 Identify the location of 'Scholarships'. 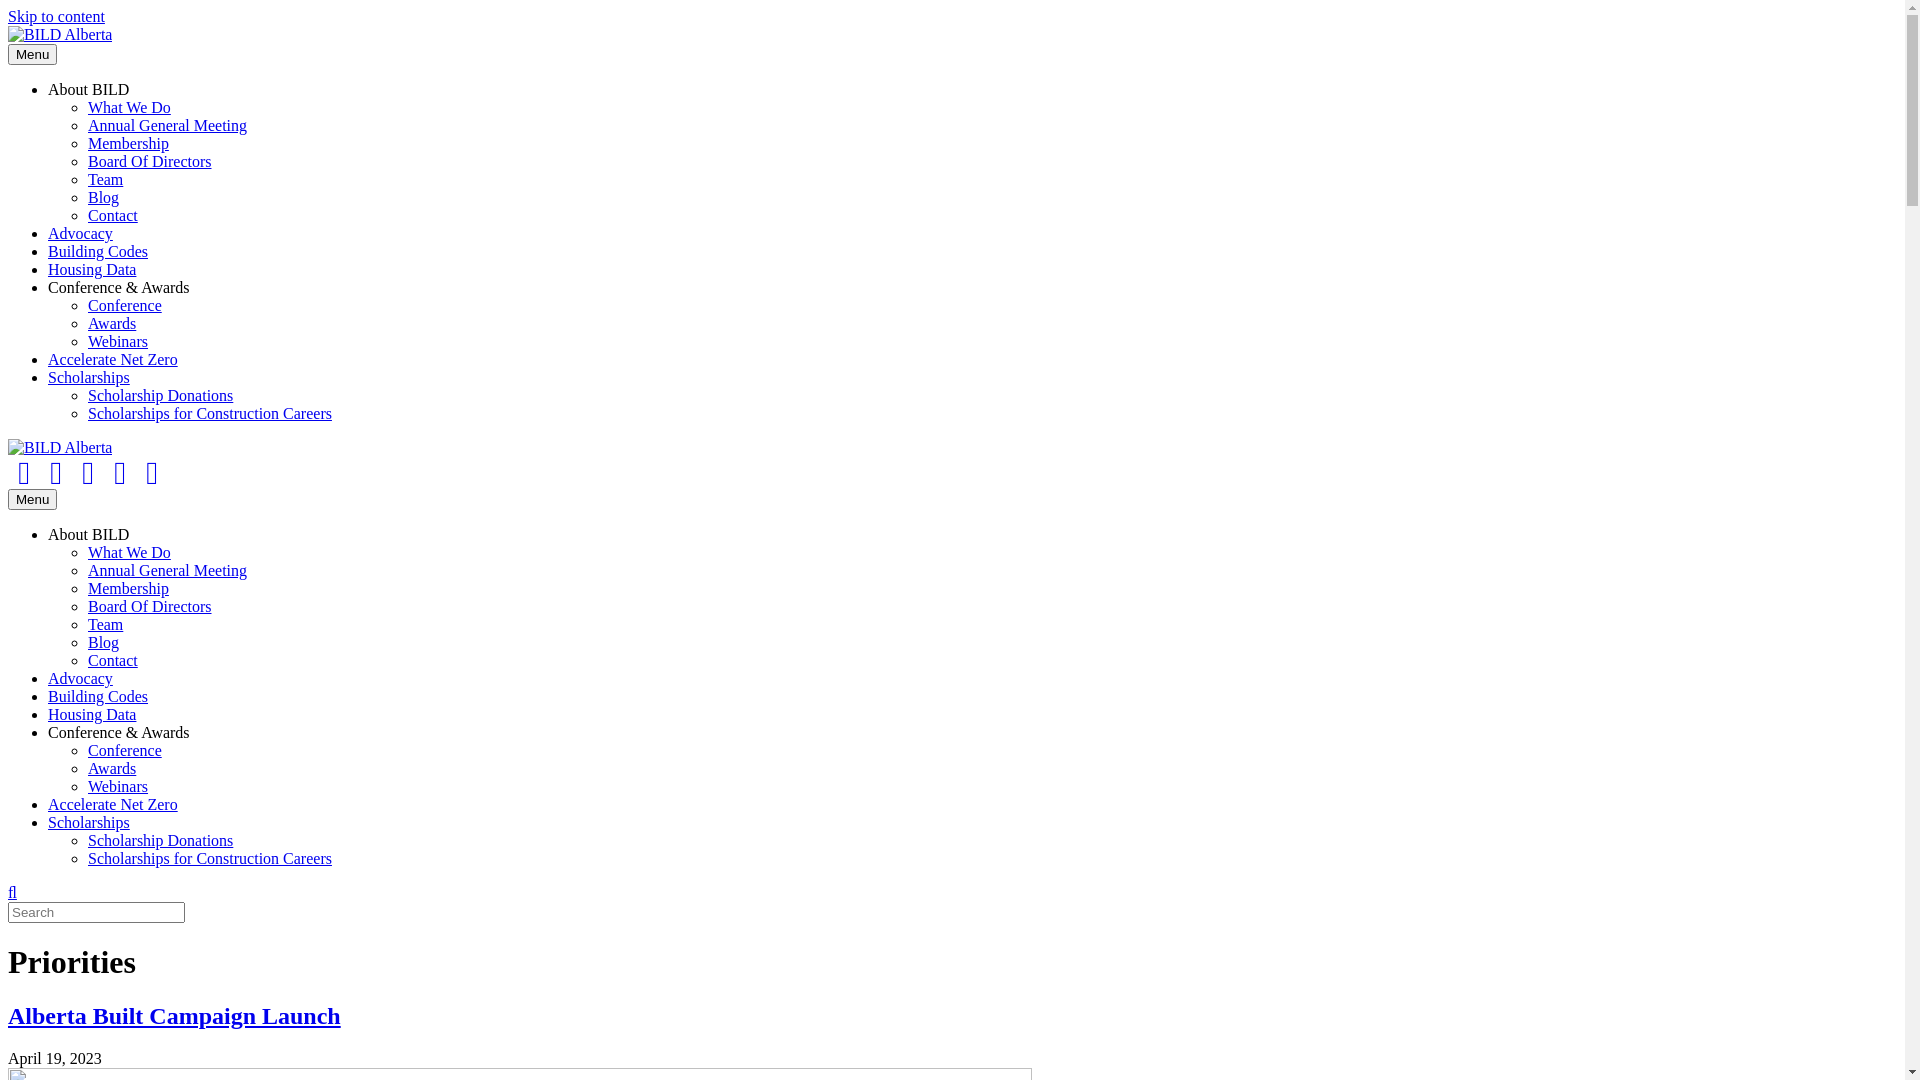
(88, 822).